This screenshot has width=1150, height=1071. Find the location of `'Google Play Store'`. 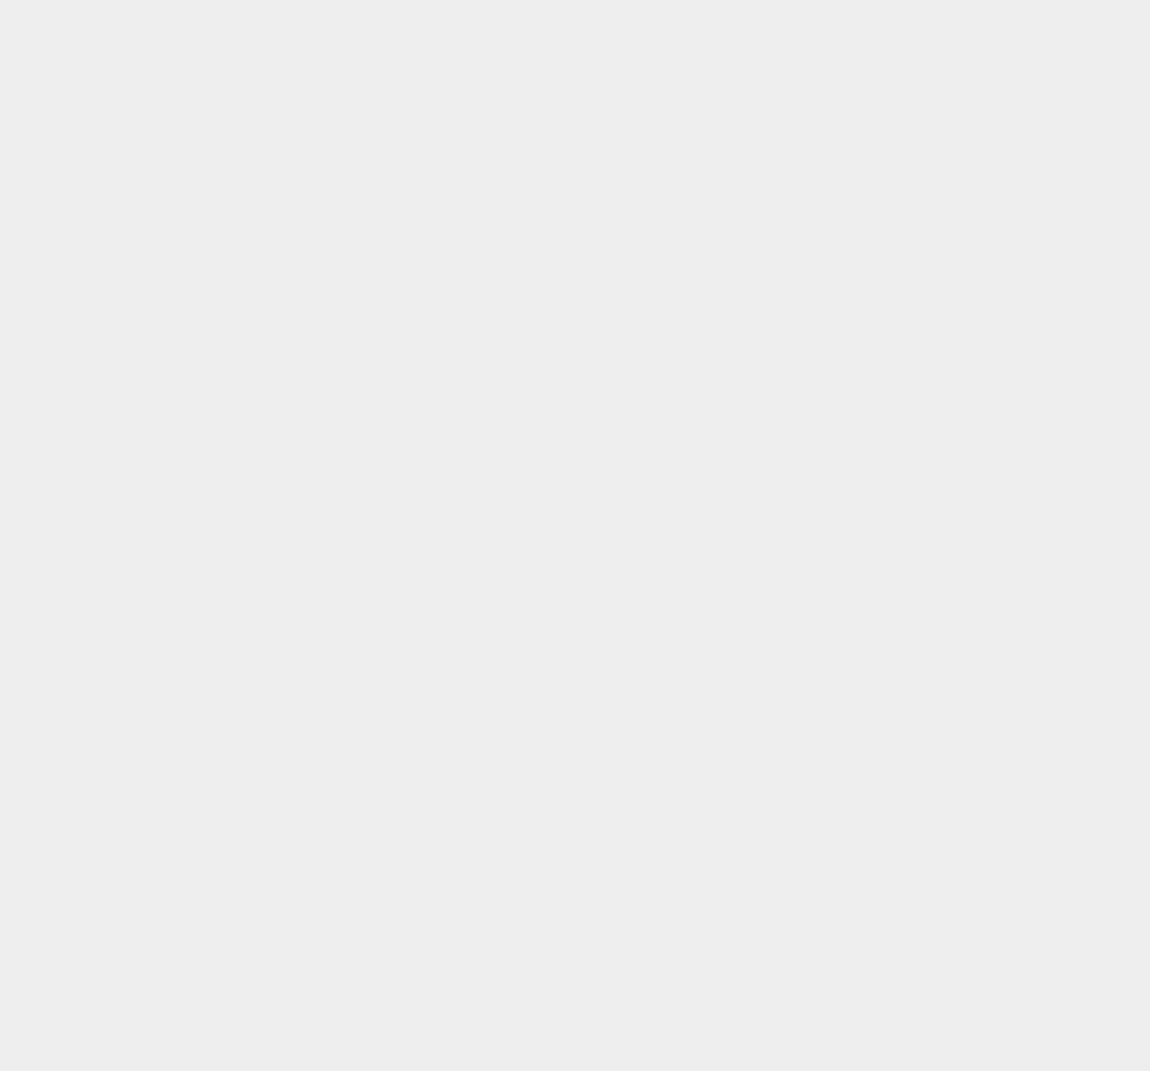

'Google Play Store' is located at coordinates (812, 794).